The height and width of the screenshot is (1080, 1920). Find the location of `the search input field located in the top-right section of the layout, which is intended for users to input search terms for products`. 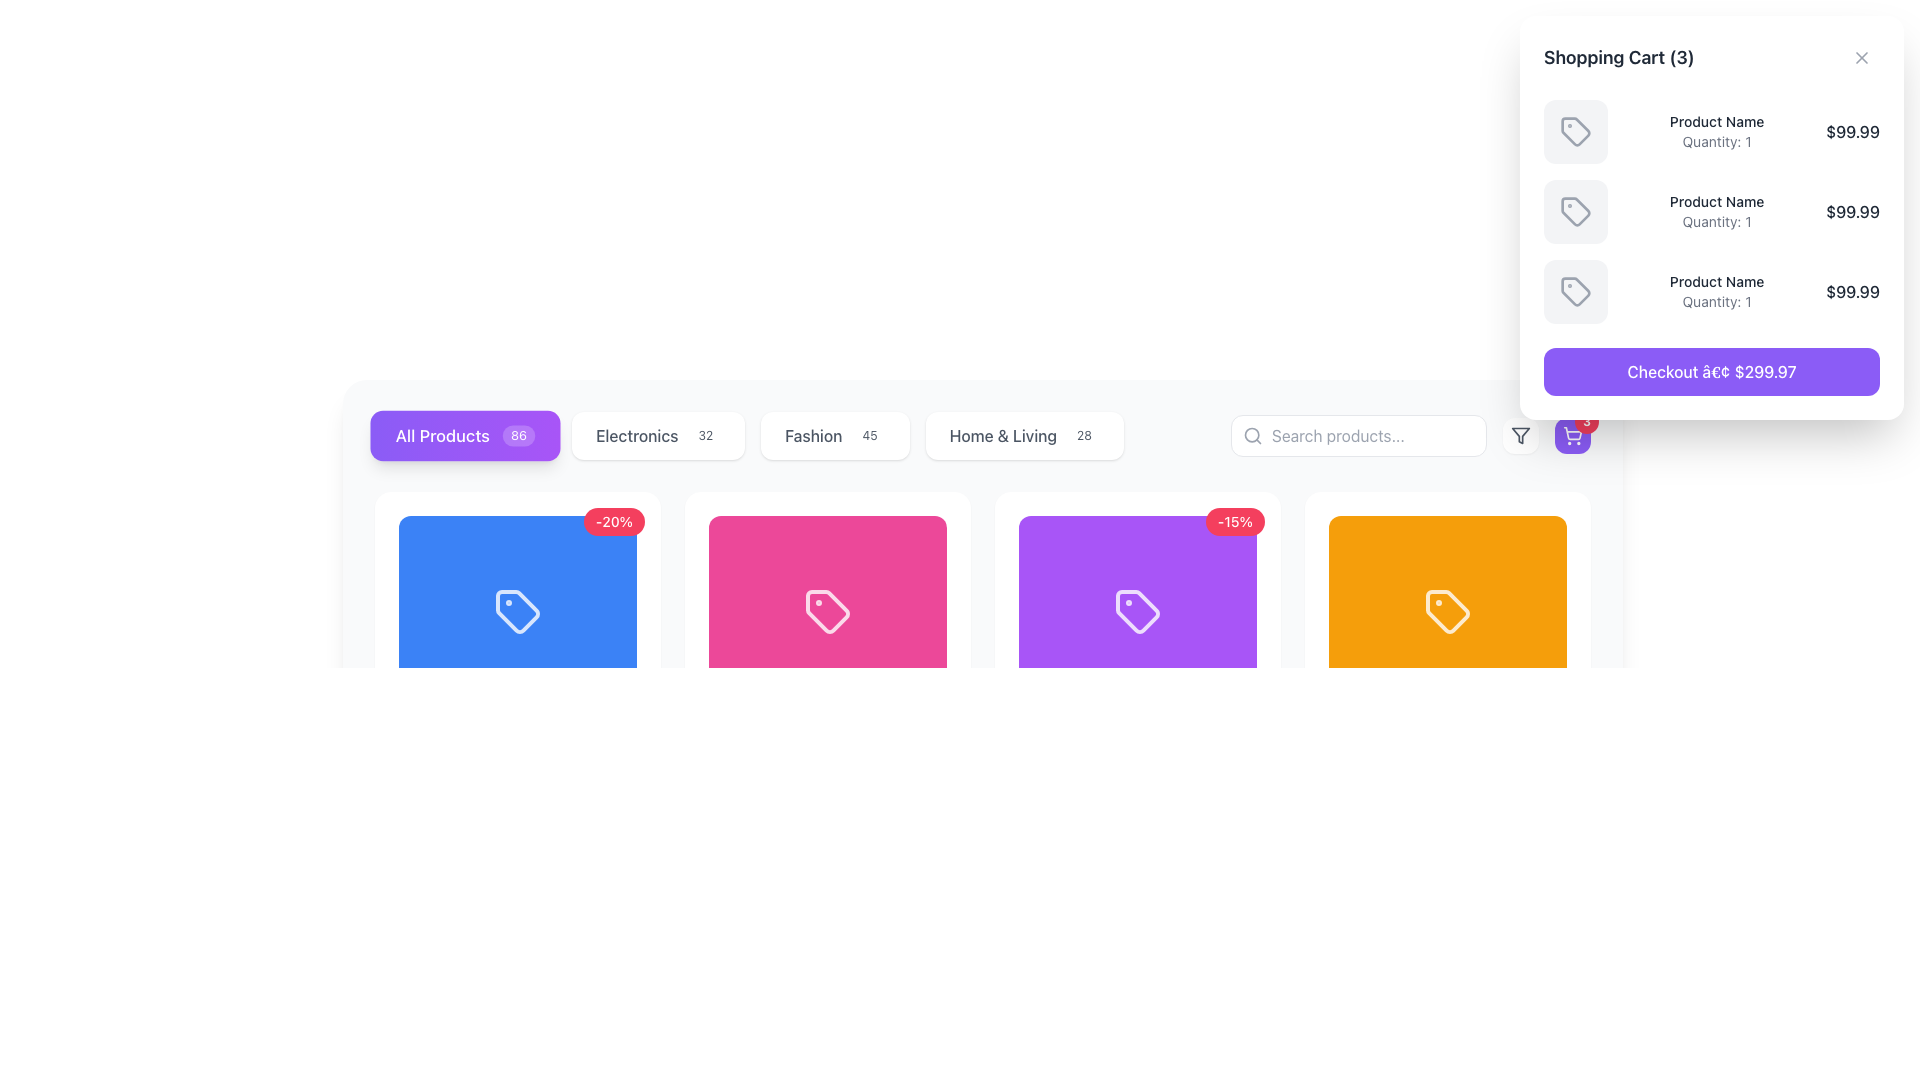

the search input field located in the top-right section of the layout, which is intended for users to input search terms for products is located at coordinates (1410, 434).